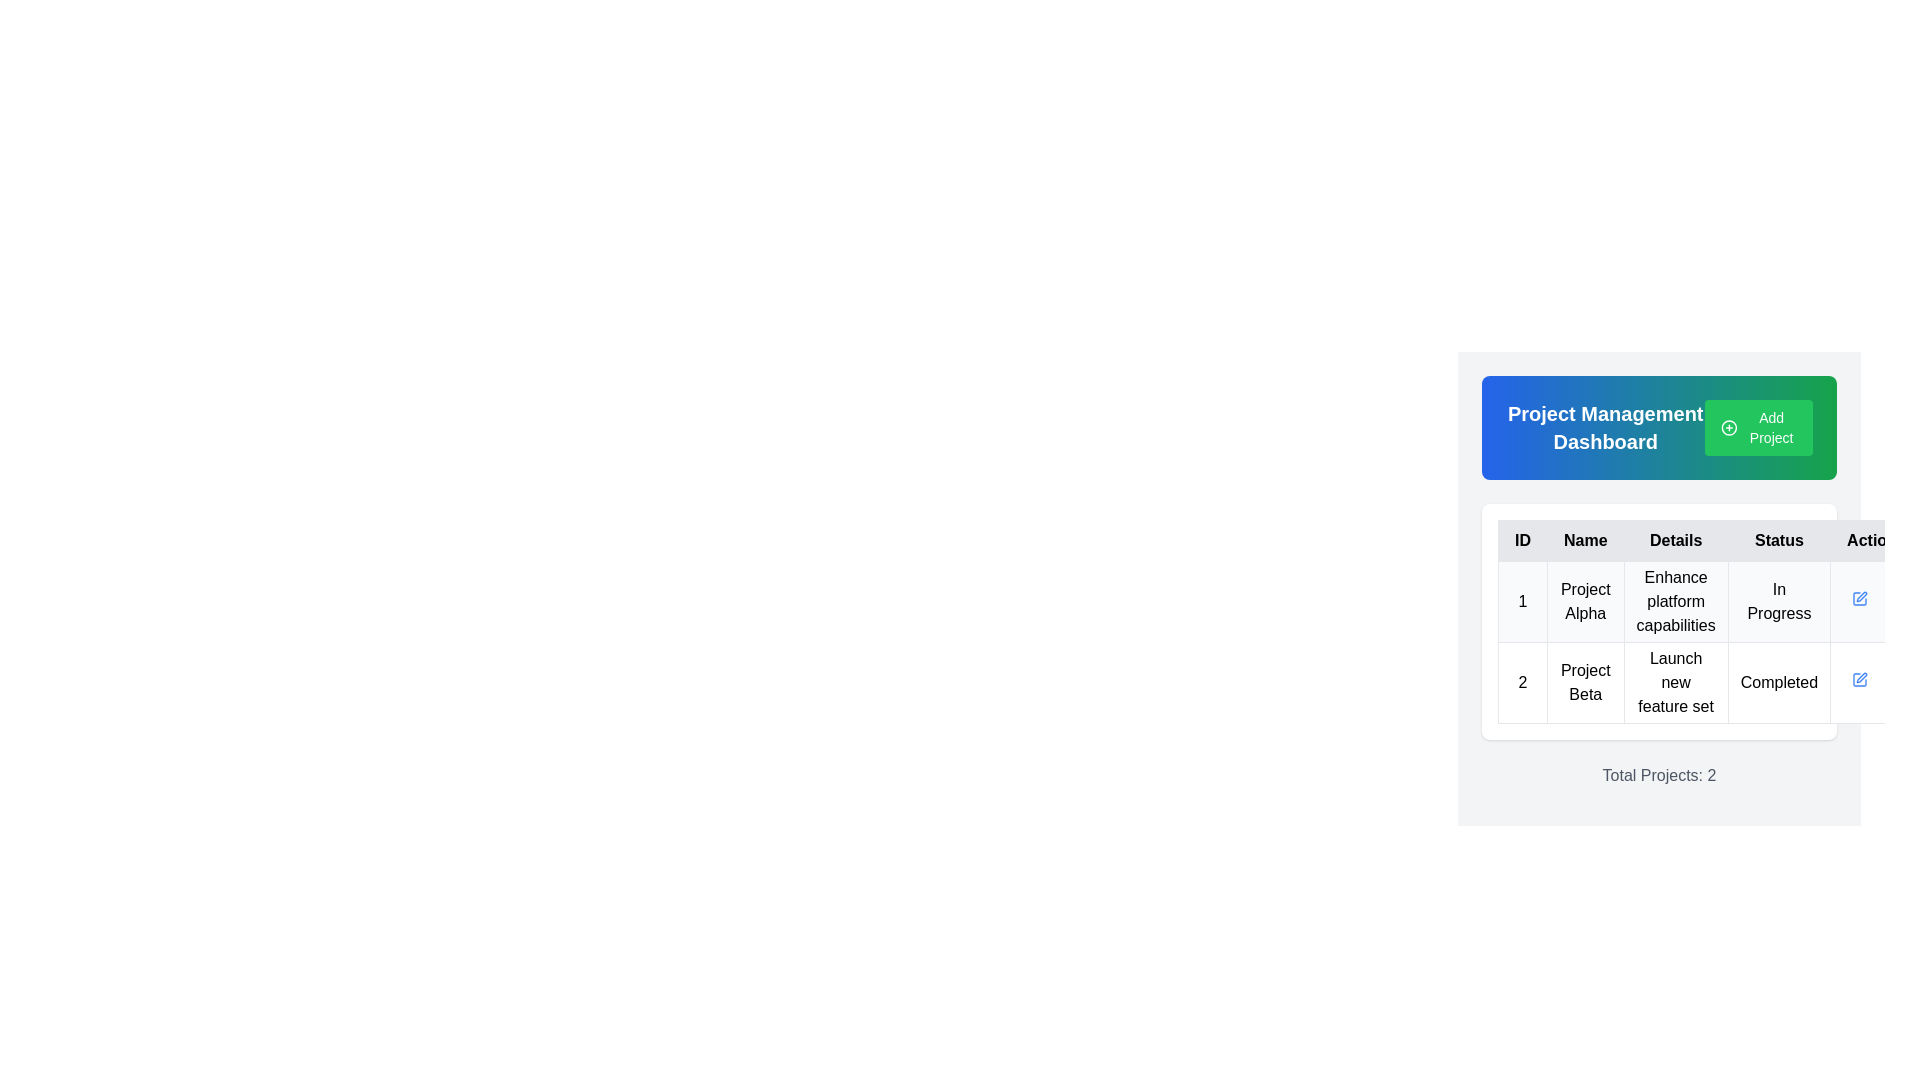 The height and width of the screenshot is (1080, 1920). Describe the element at coordinates (1728, 427) in the screenshot. I see `the circular outline within the 'Add Project' button` at that location.